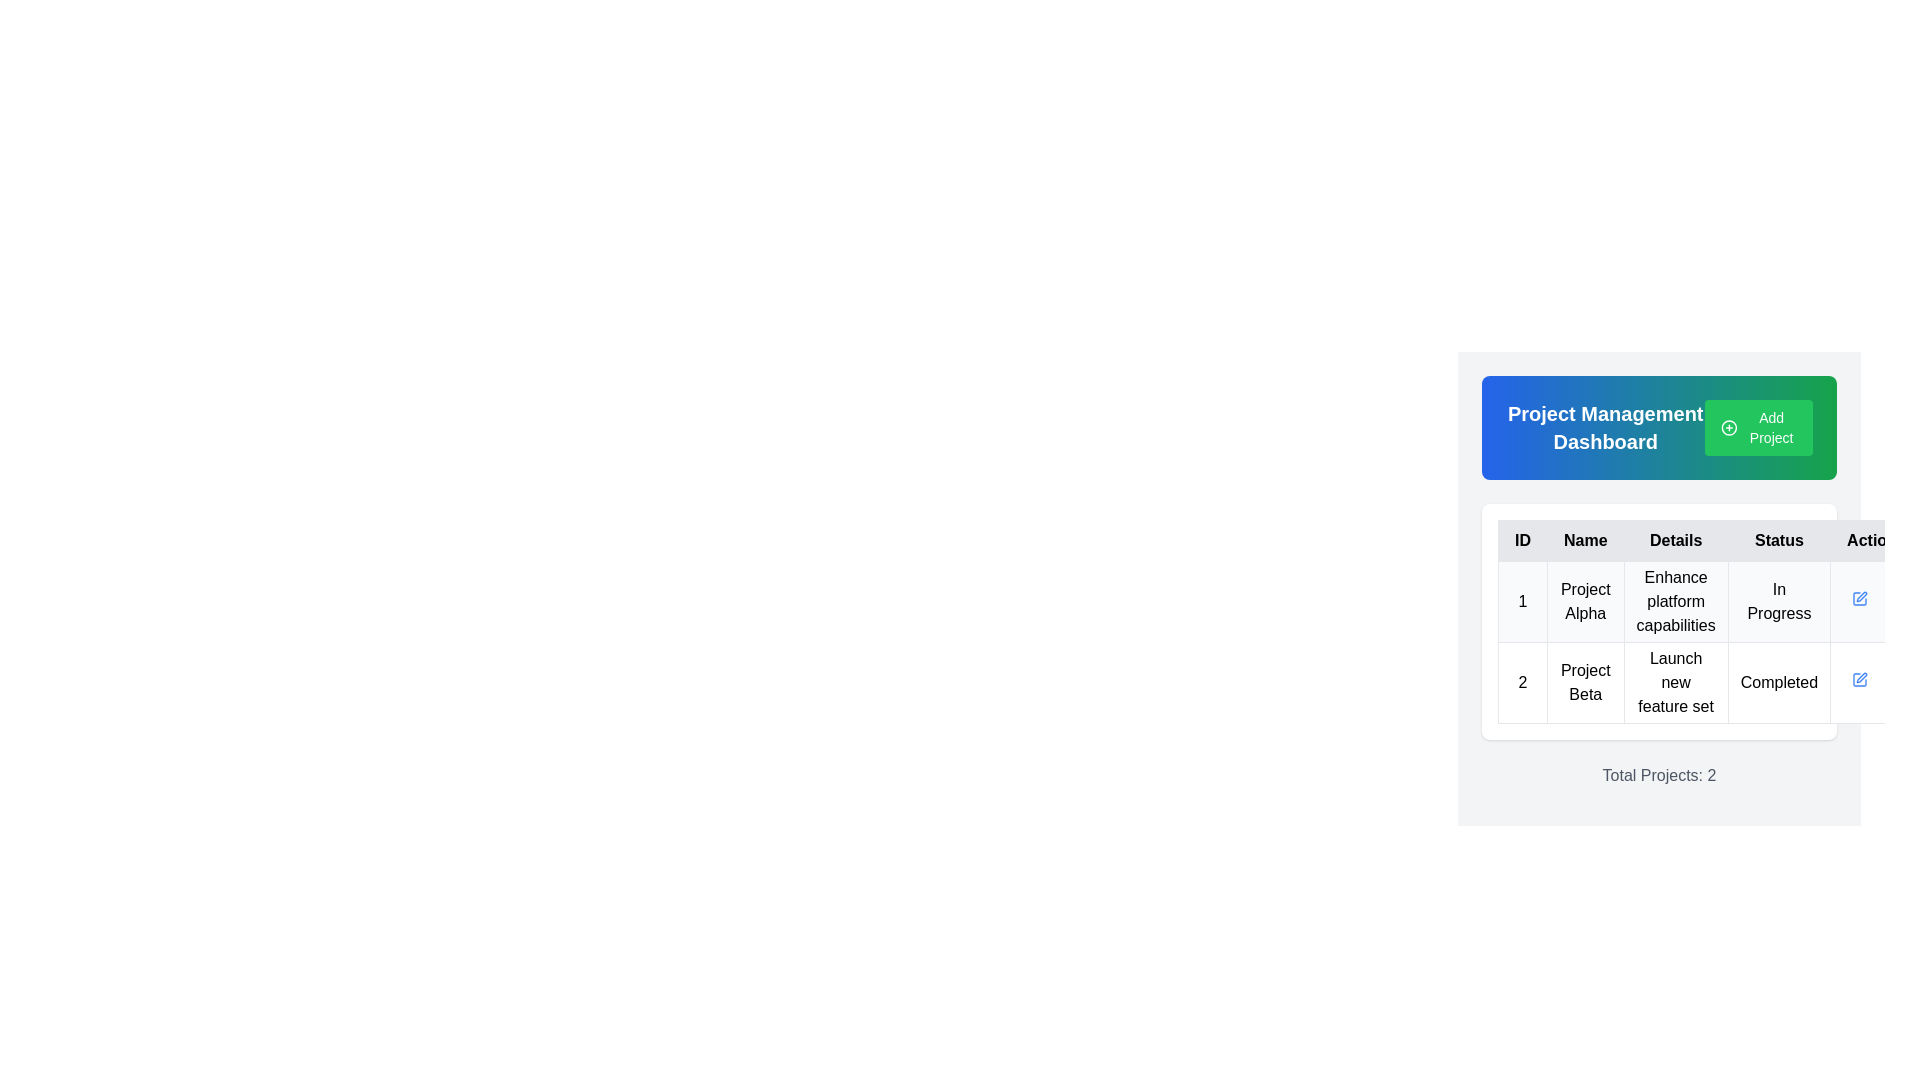 The height and width of the screenshot is (1080, 1920). Describe the element at coordinates (1728, 427) in the screenshot. I see `the circular outline within the 'Add Project' button` at that location.